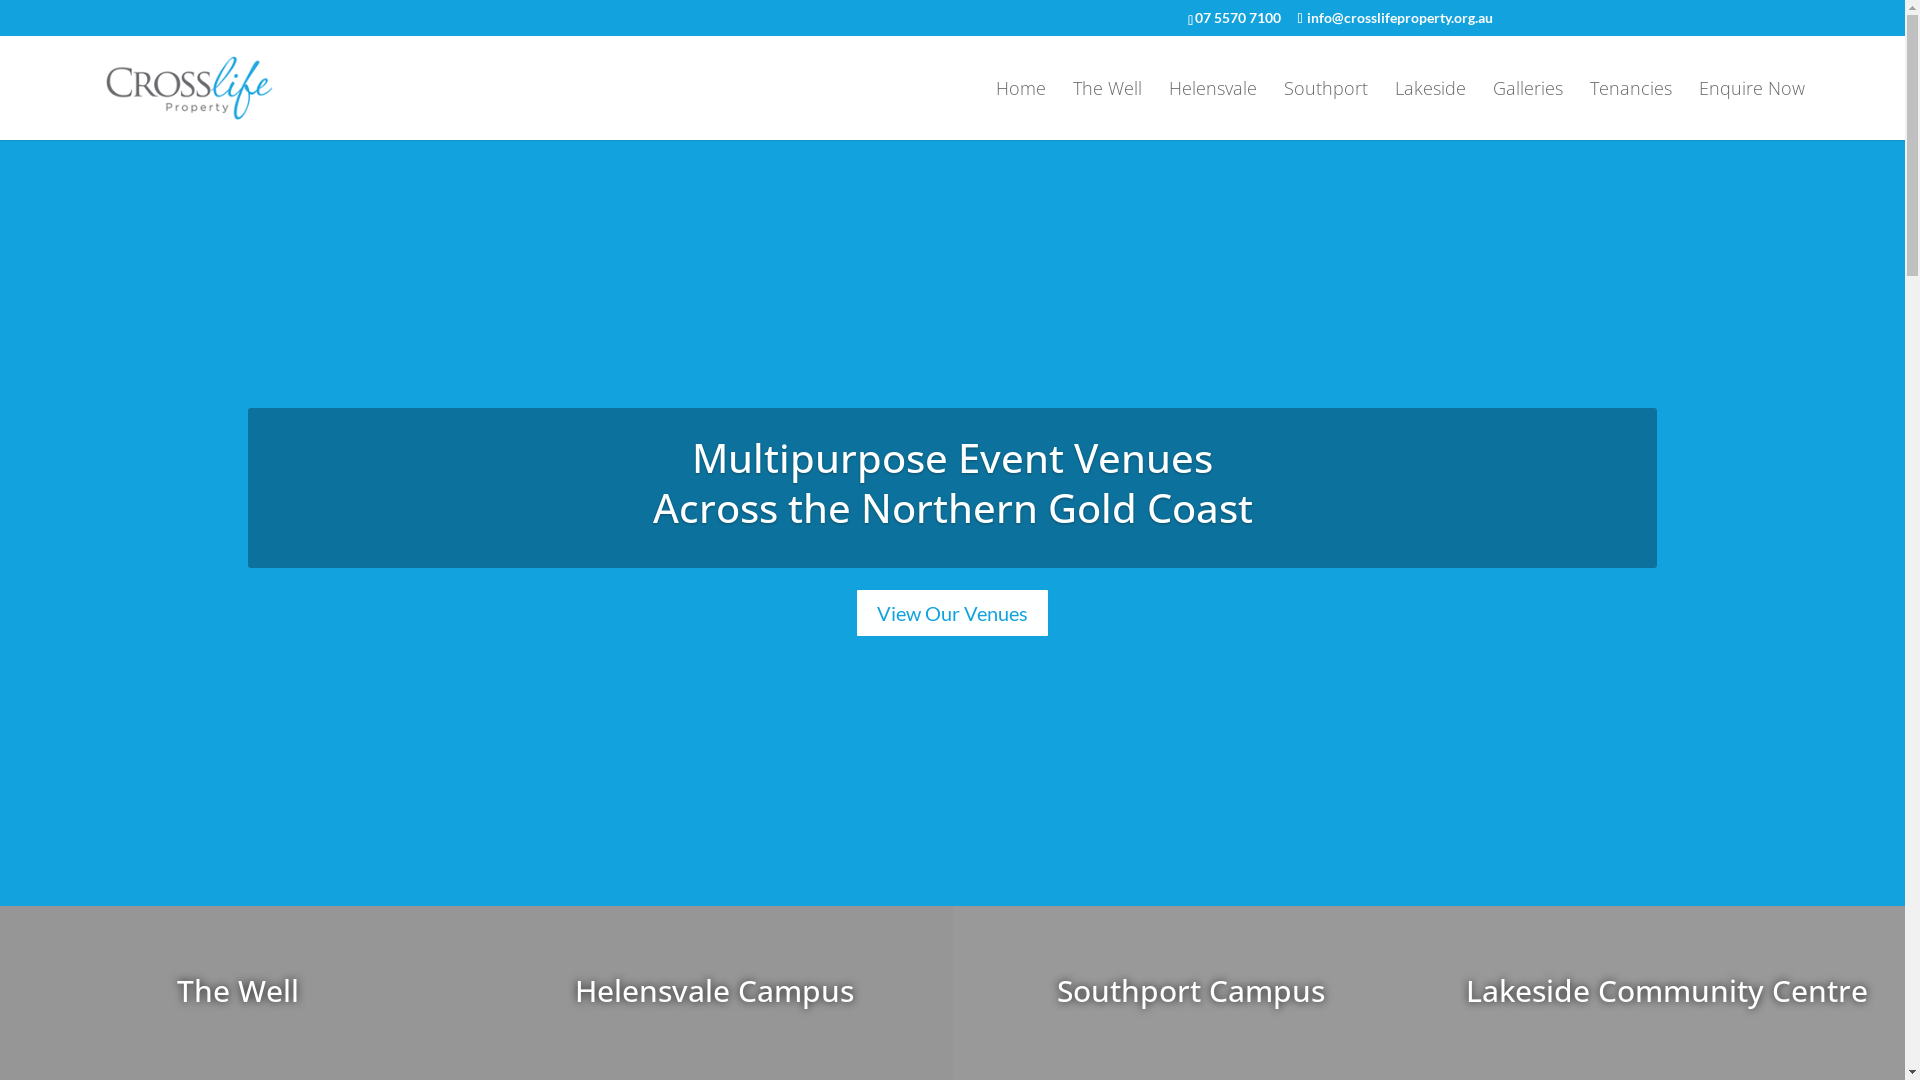  What do you see at coordinates (1283, 110) in the screenshot?
I see `'Southport'` at bounding box center [1283, 110].